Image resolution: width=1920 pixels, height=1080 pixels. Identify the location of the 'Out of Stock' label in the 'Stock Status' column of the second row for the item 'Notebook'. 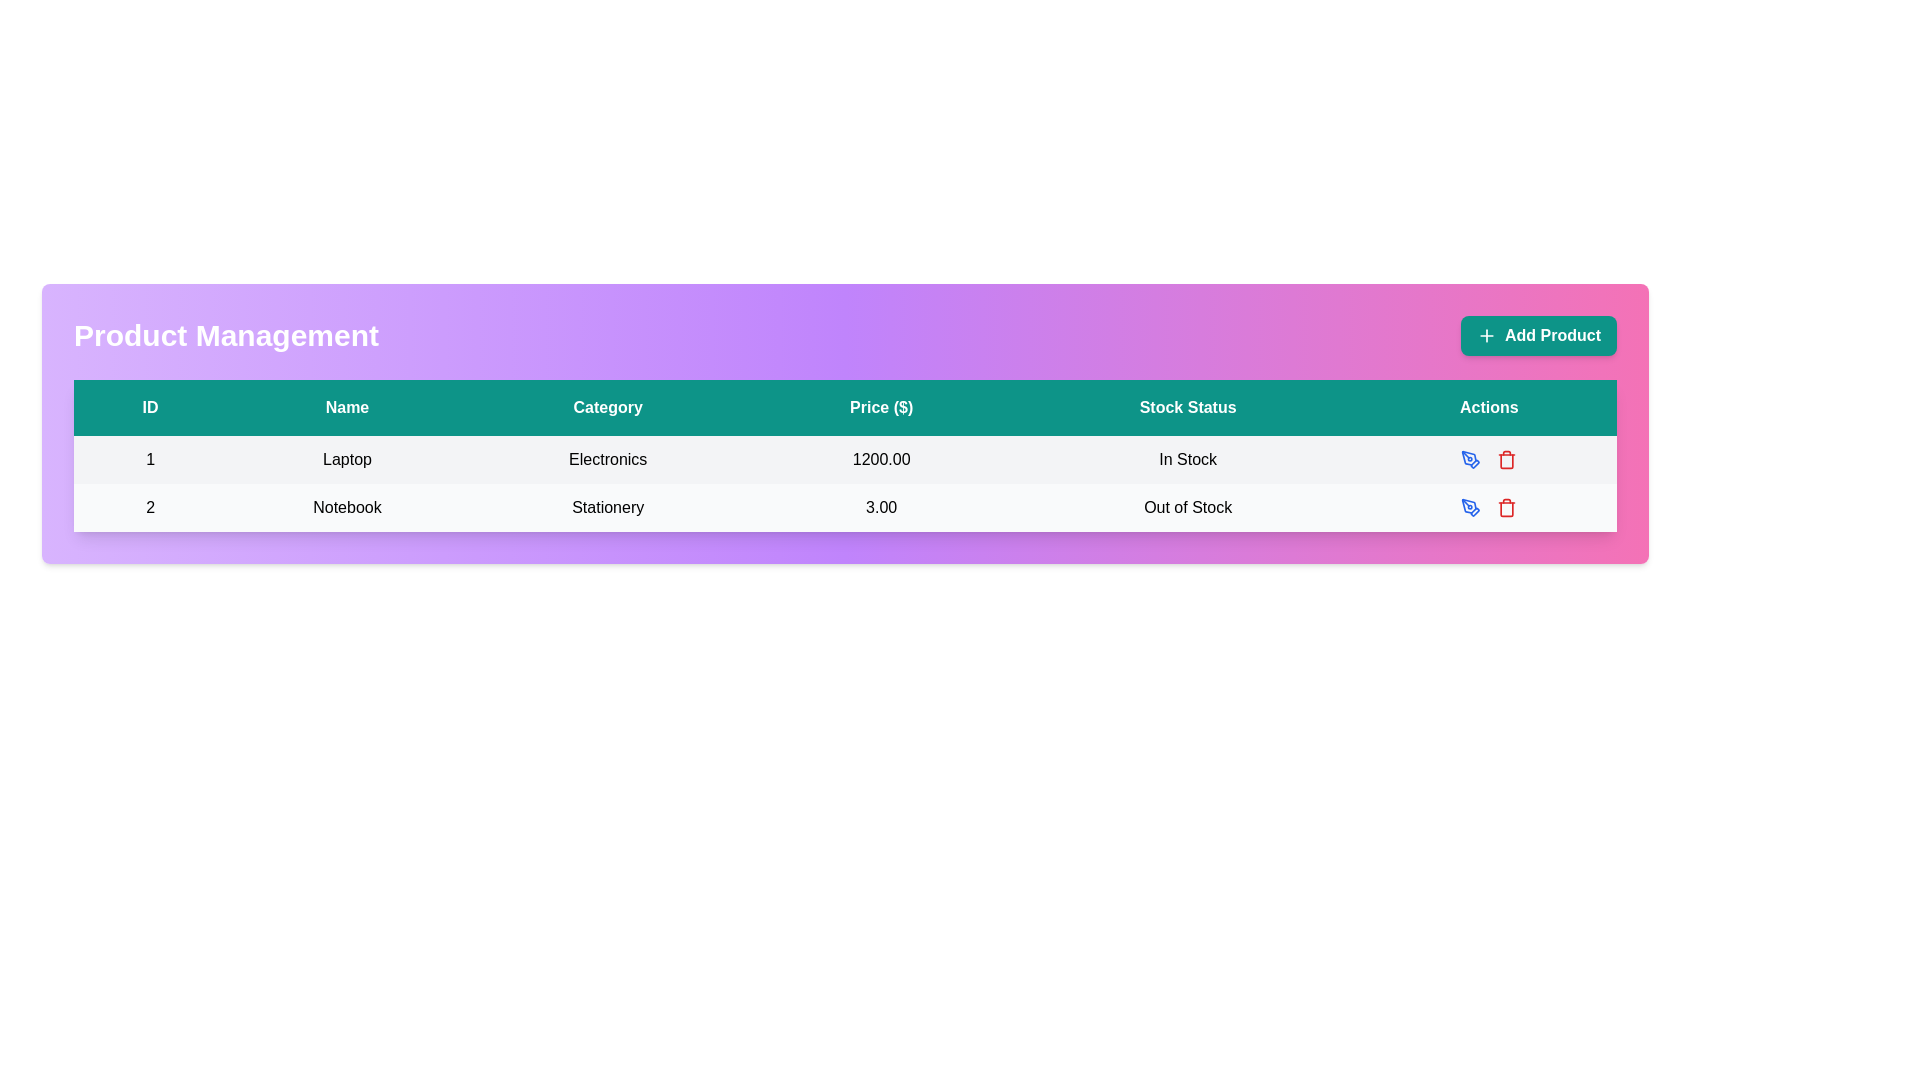
(1188, 507).